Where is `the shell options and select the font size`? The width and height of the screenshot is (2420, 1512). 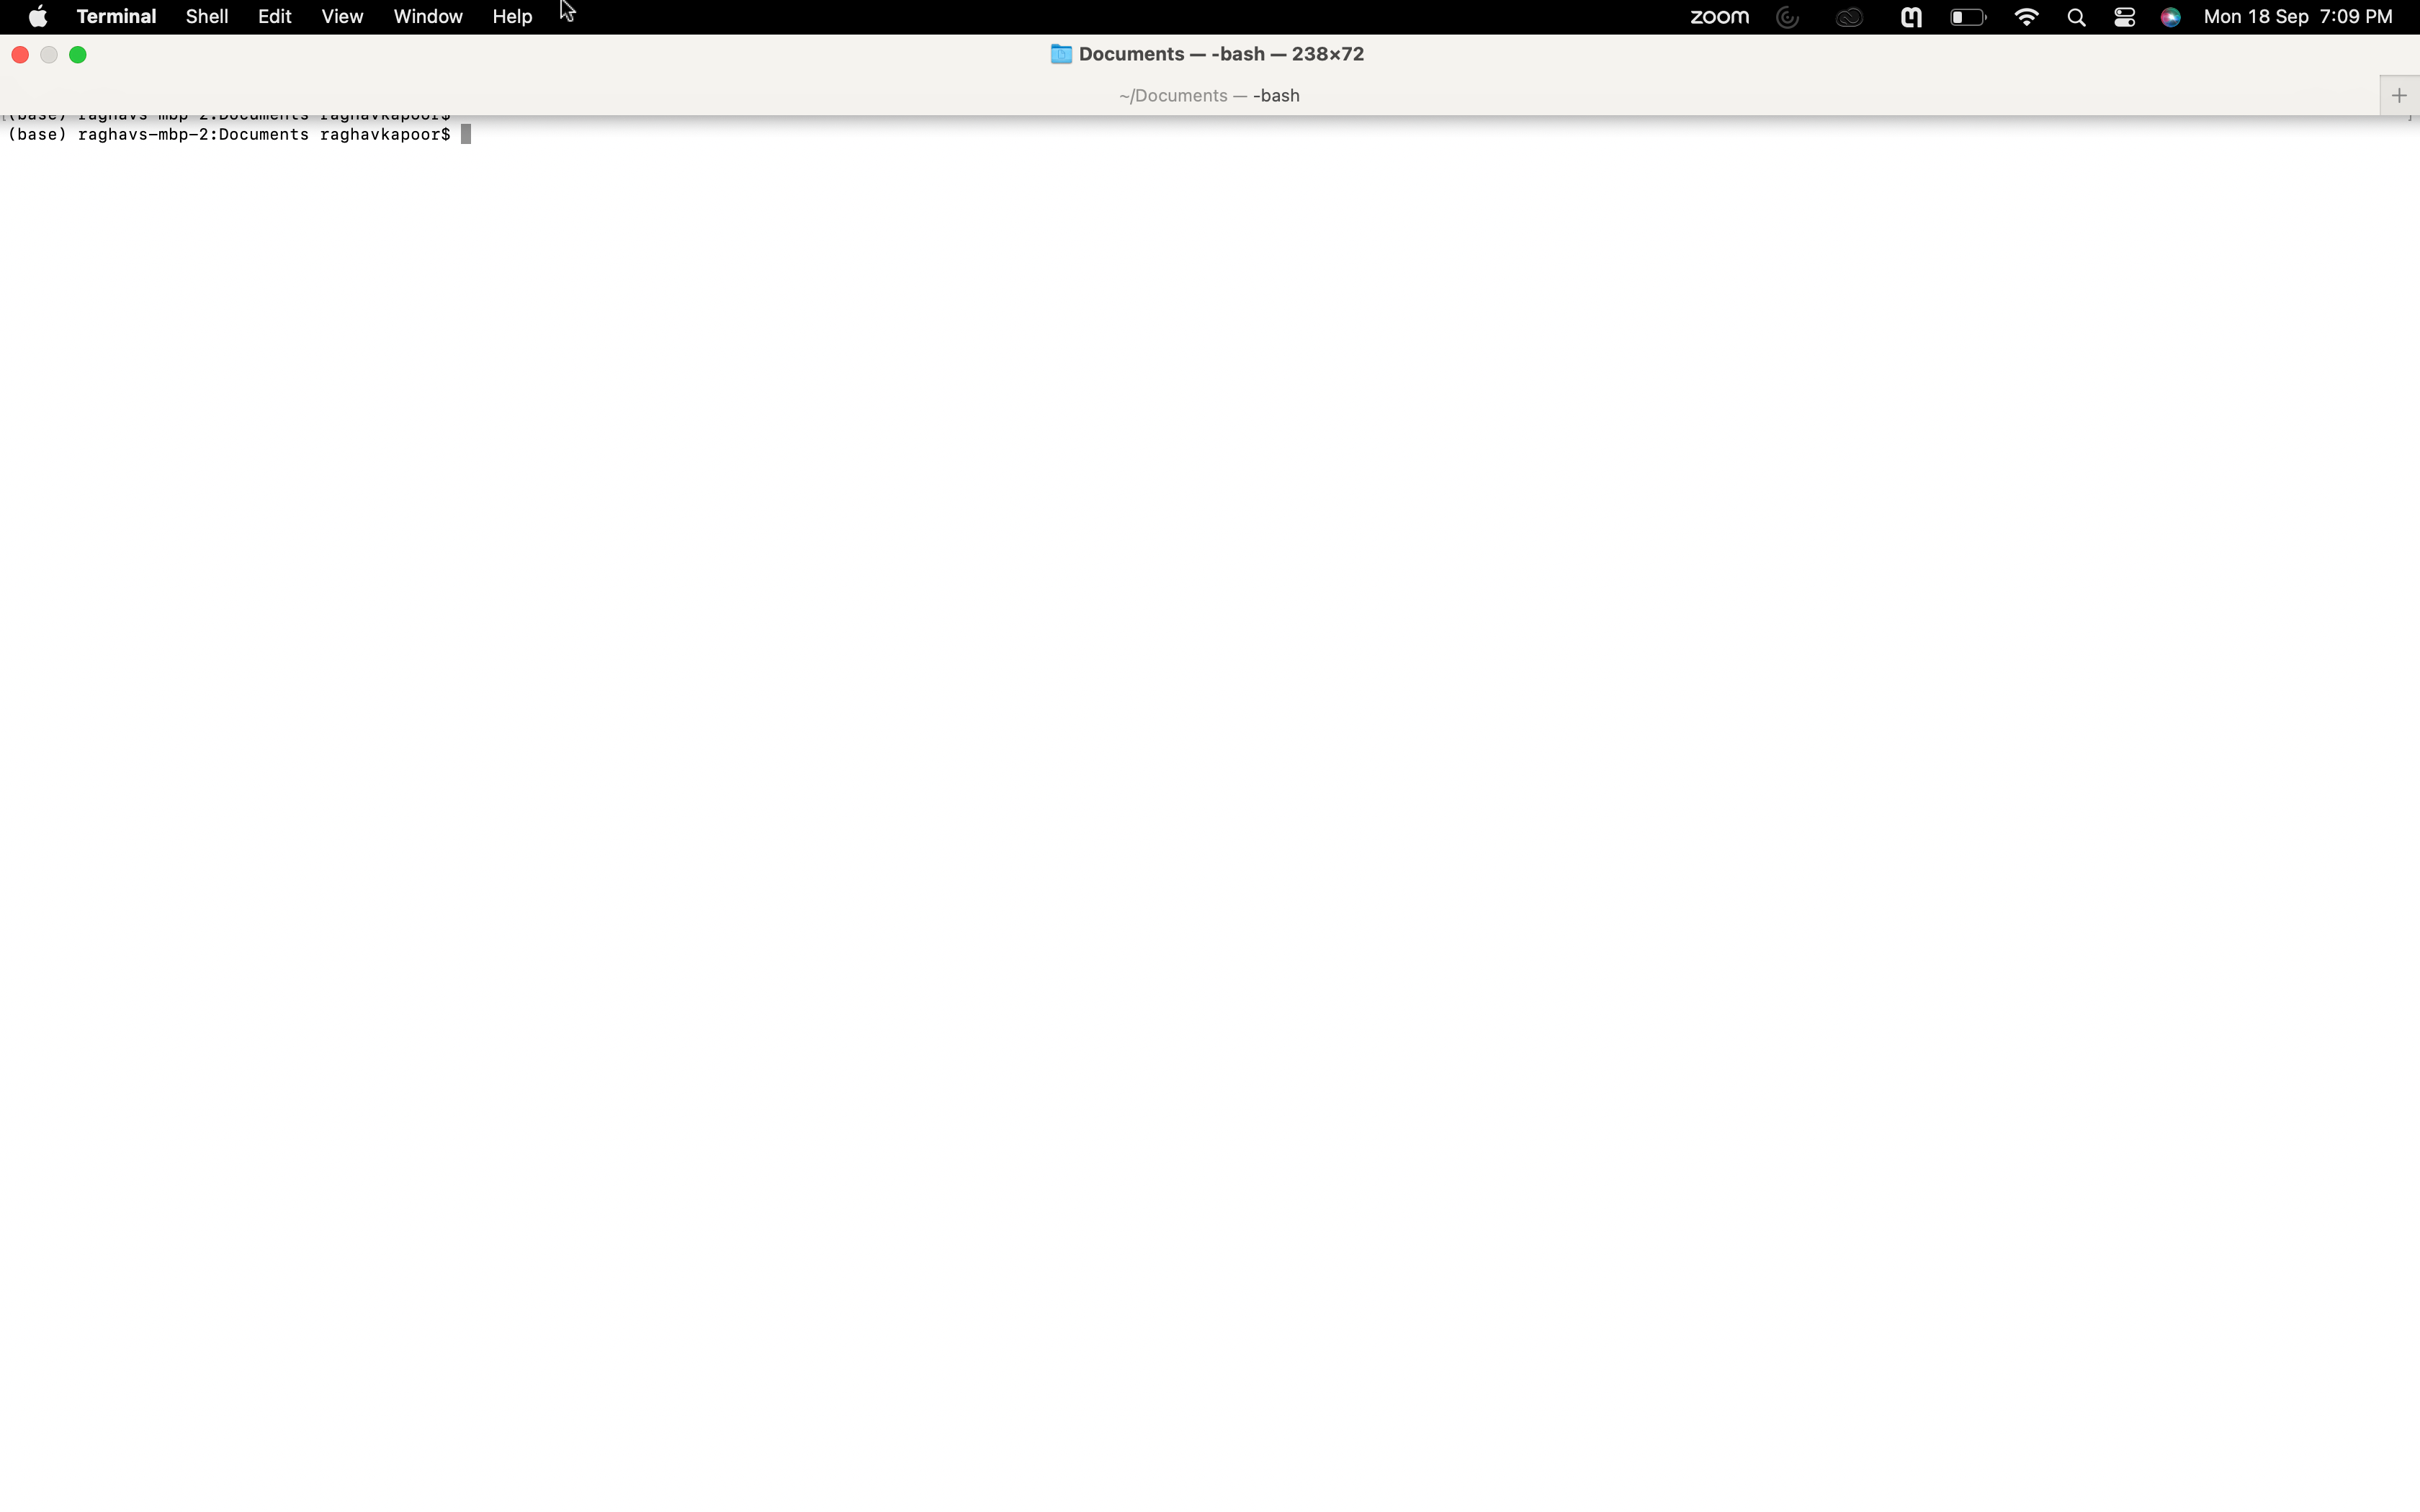
the shell options and select the font size is located at coordinates (205, 16).